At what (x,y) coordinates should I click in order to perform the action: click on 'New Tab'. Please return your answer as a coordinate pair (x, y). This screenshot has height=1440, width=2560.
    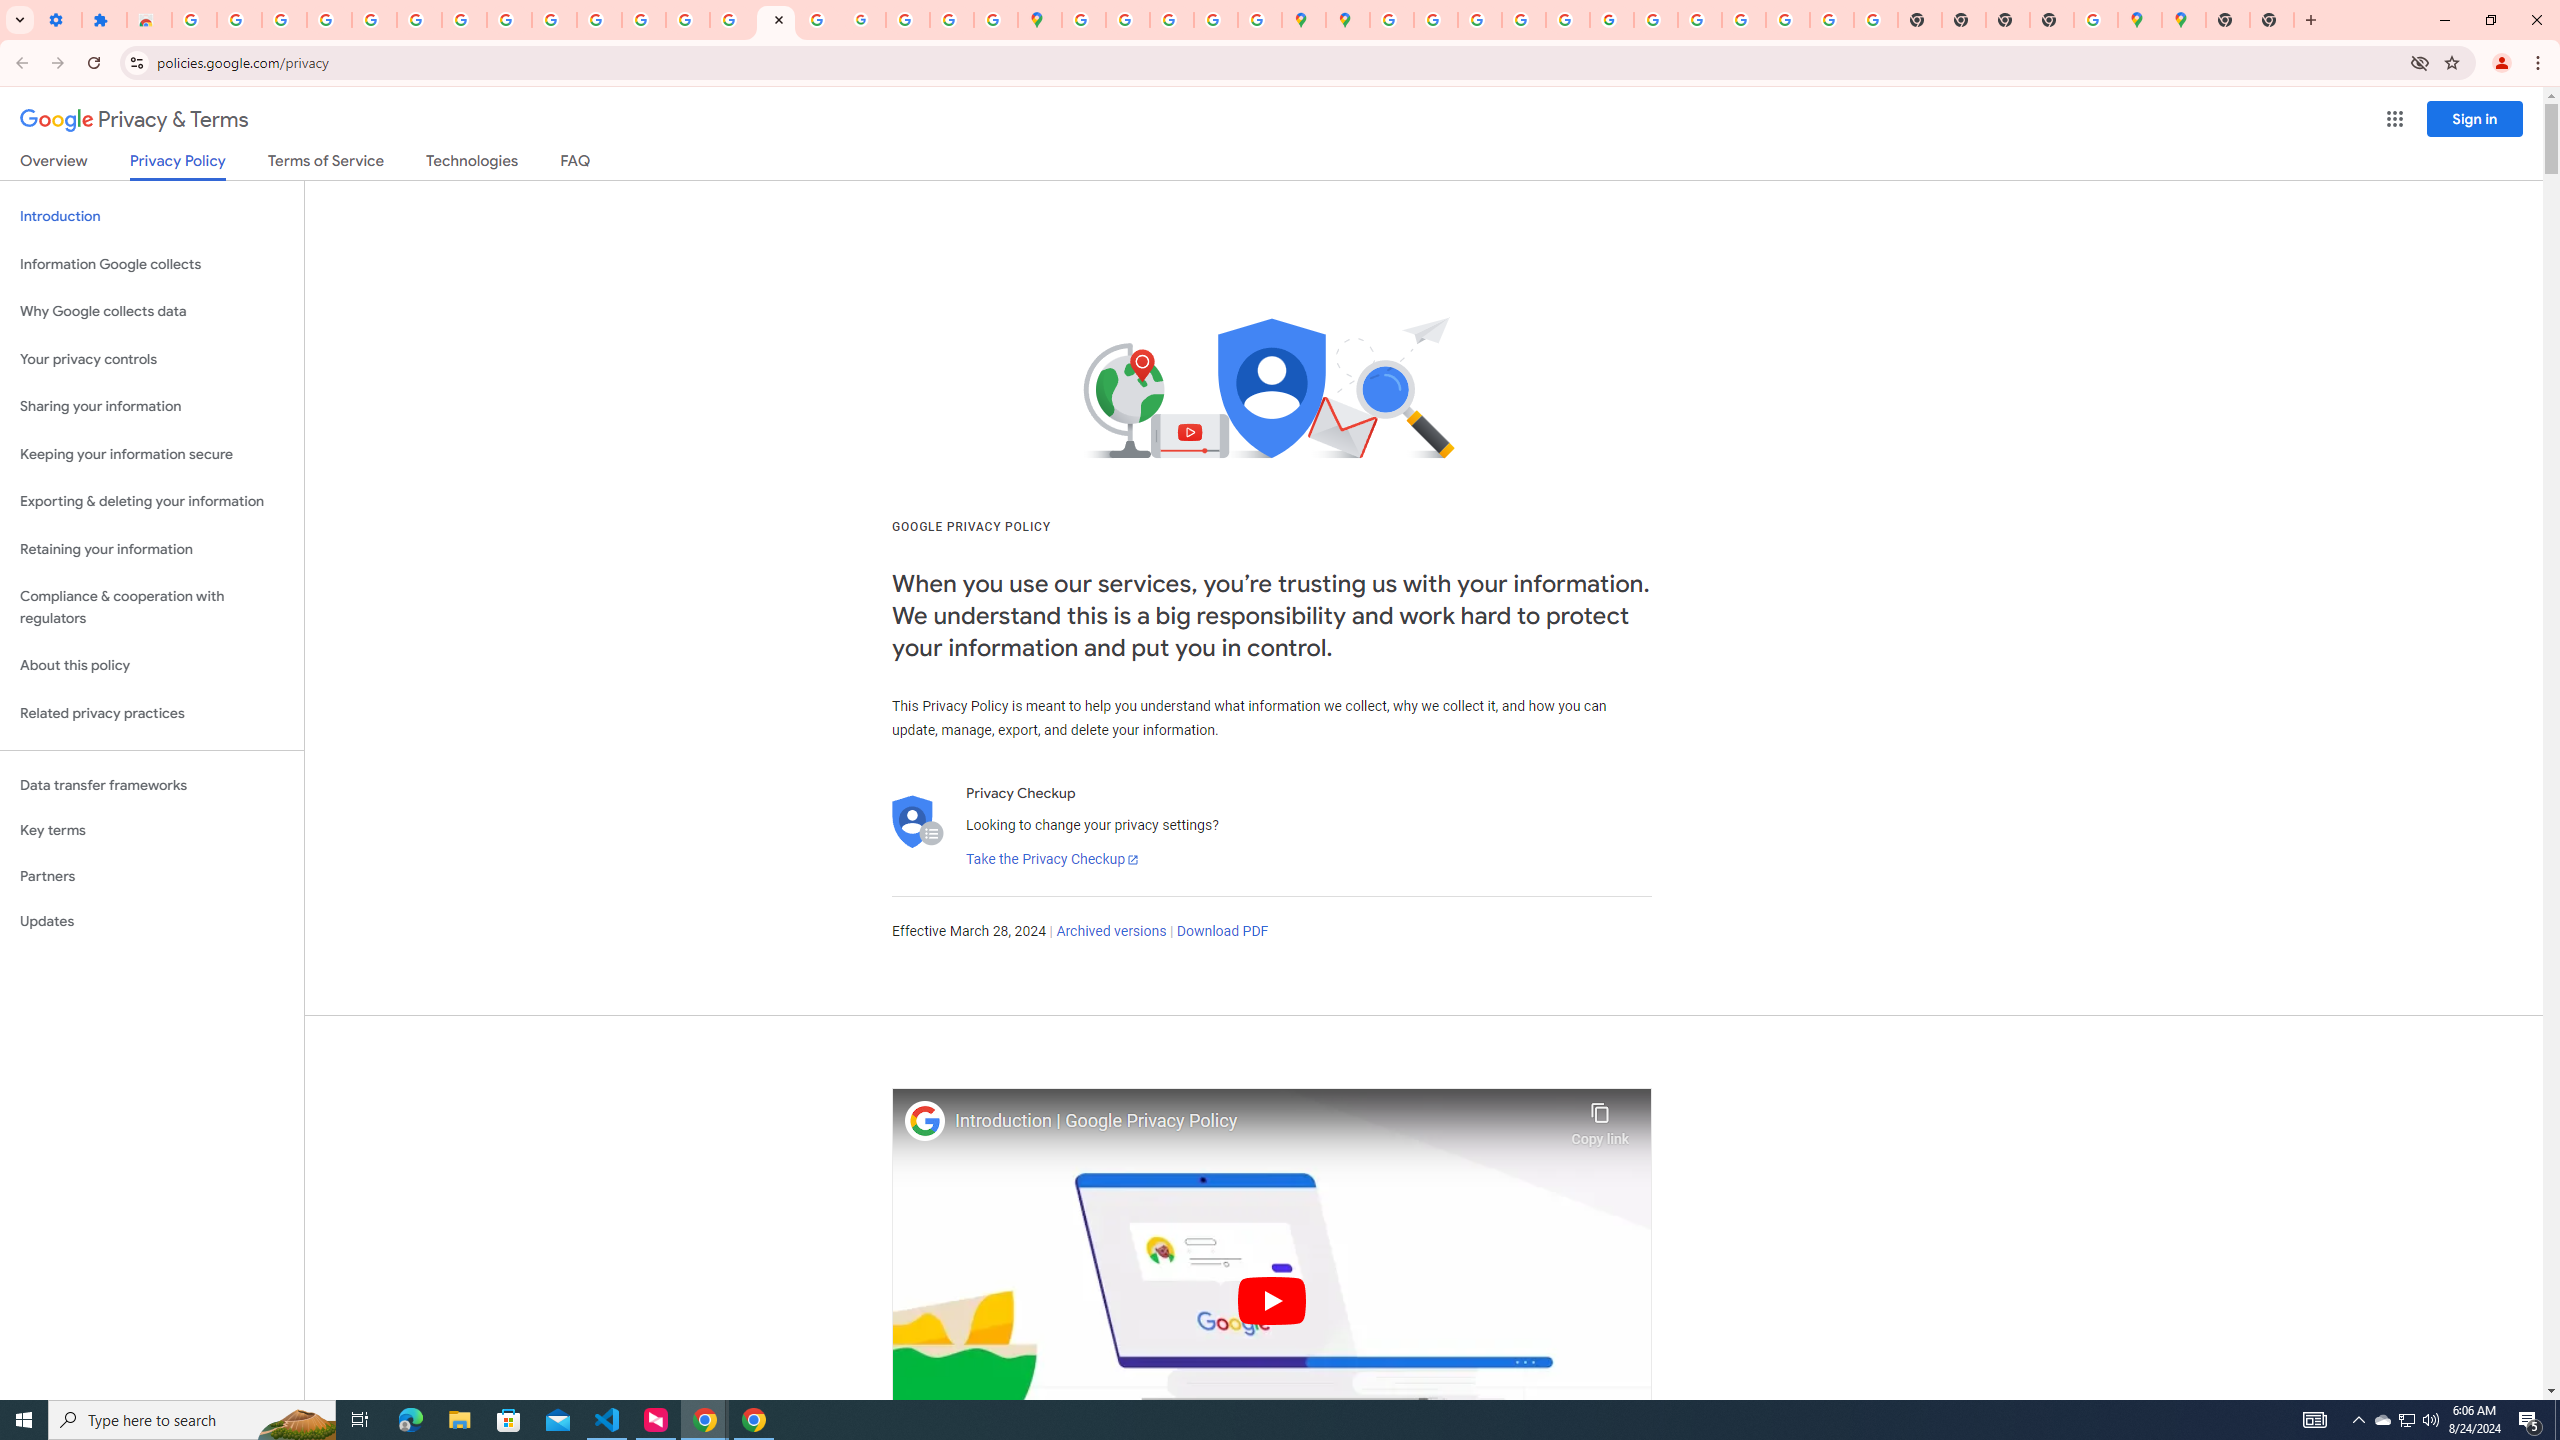
    Looking at the image, I should click on (2271, 19).